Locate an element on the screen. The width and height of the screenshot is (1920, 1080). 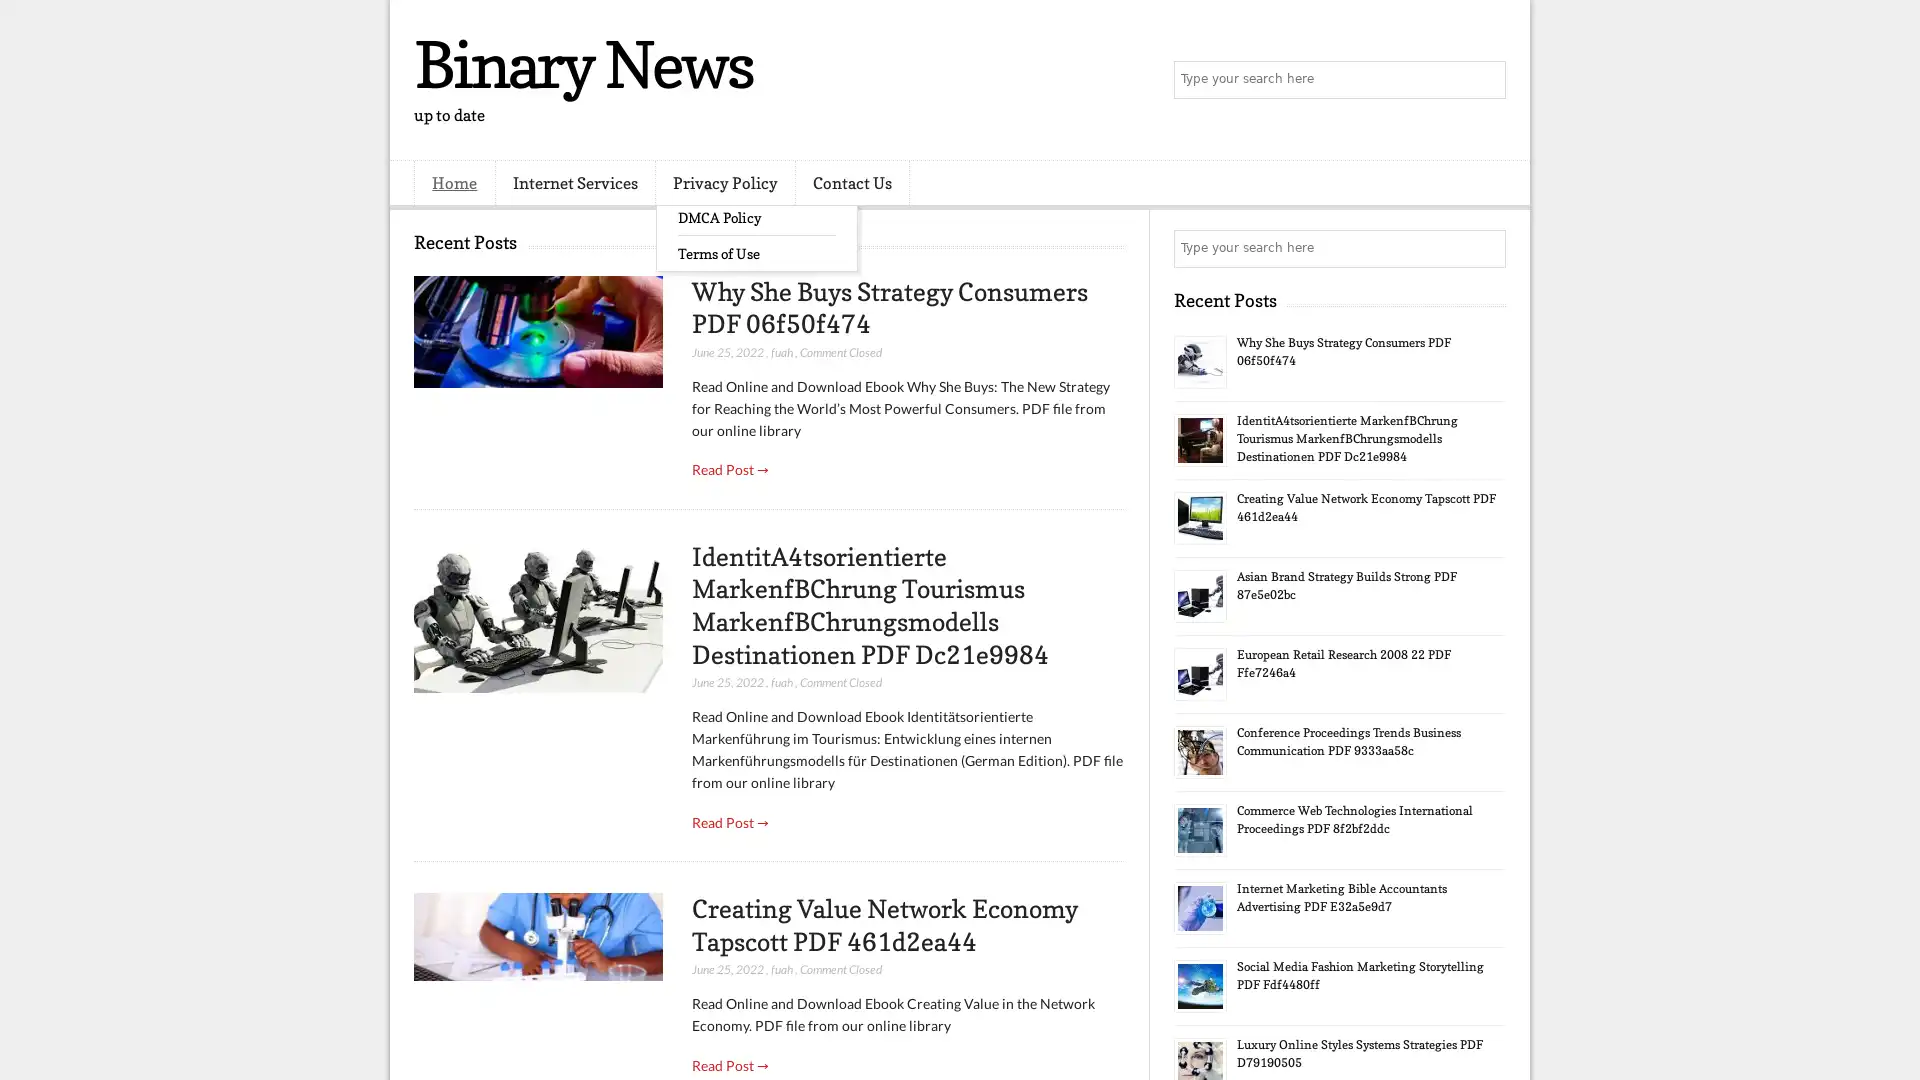
Search is located at coordinates (1485, 80).